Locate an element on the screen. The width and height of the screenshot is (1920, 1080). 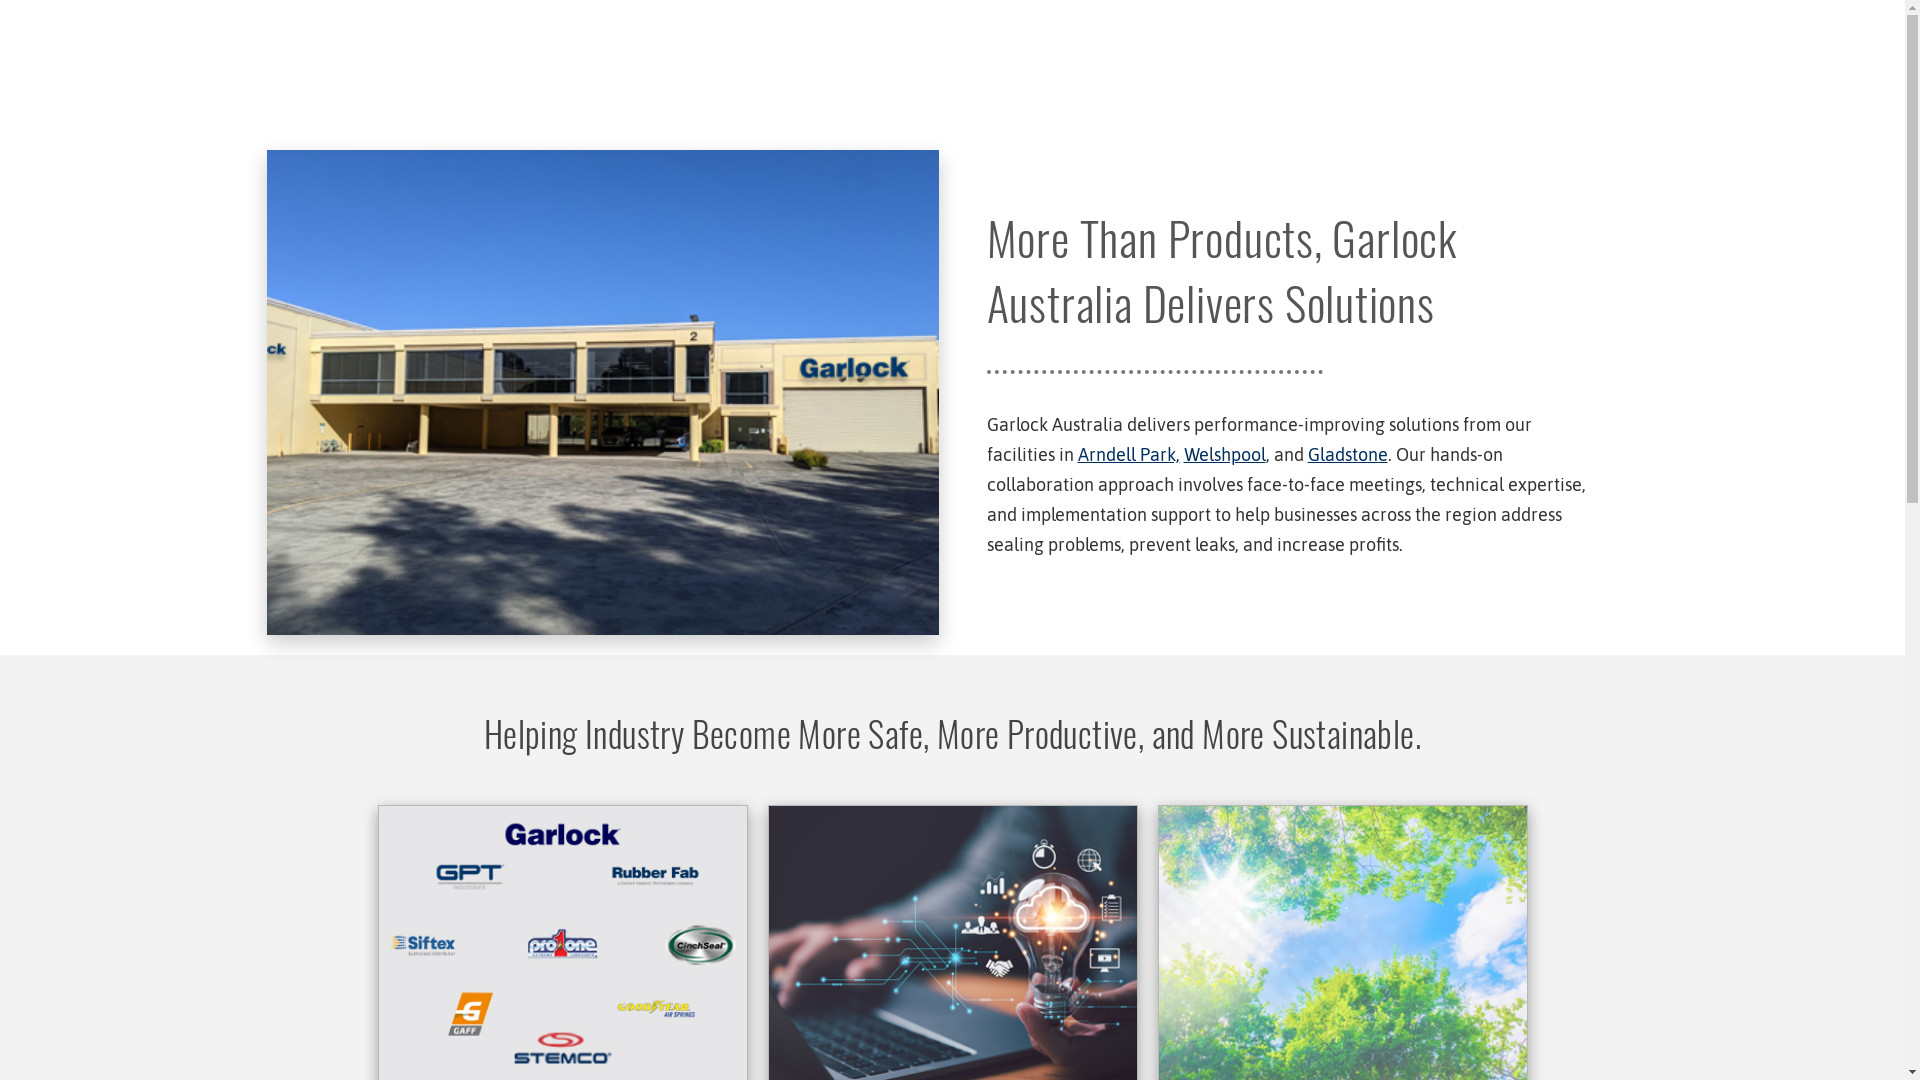
'Welshpool' is located at coordinates (1184, 454).